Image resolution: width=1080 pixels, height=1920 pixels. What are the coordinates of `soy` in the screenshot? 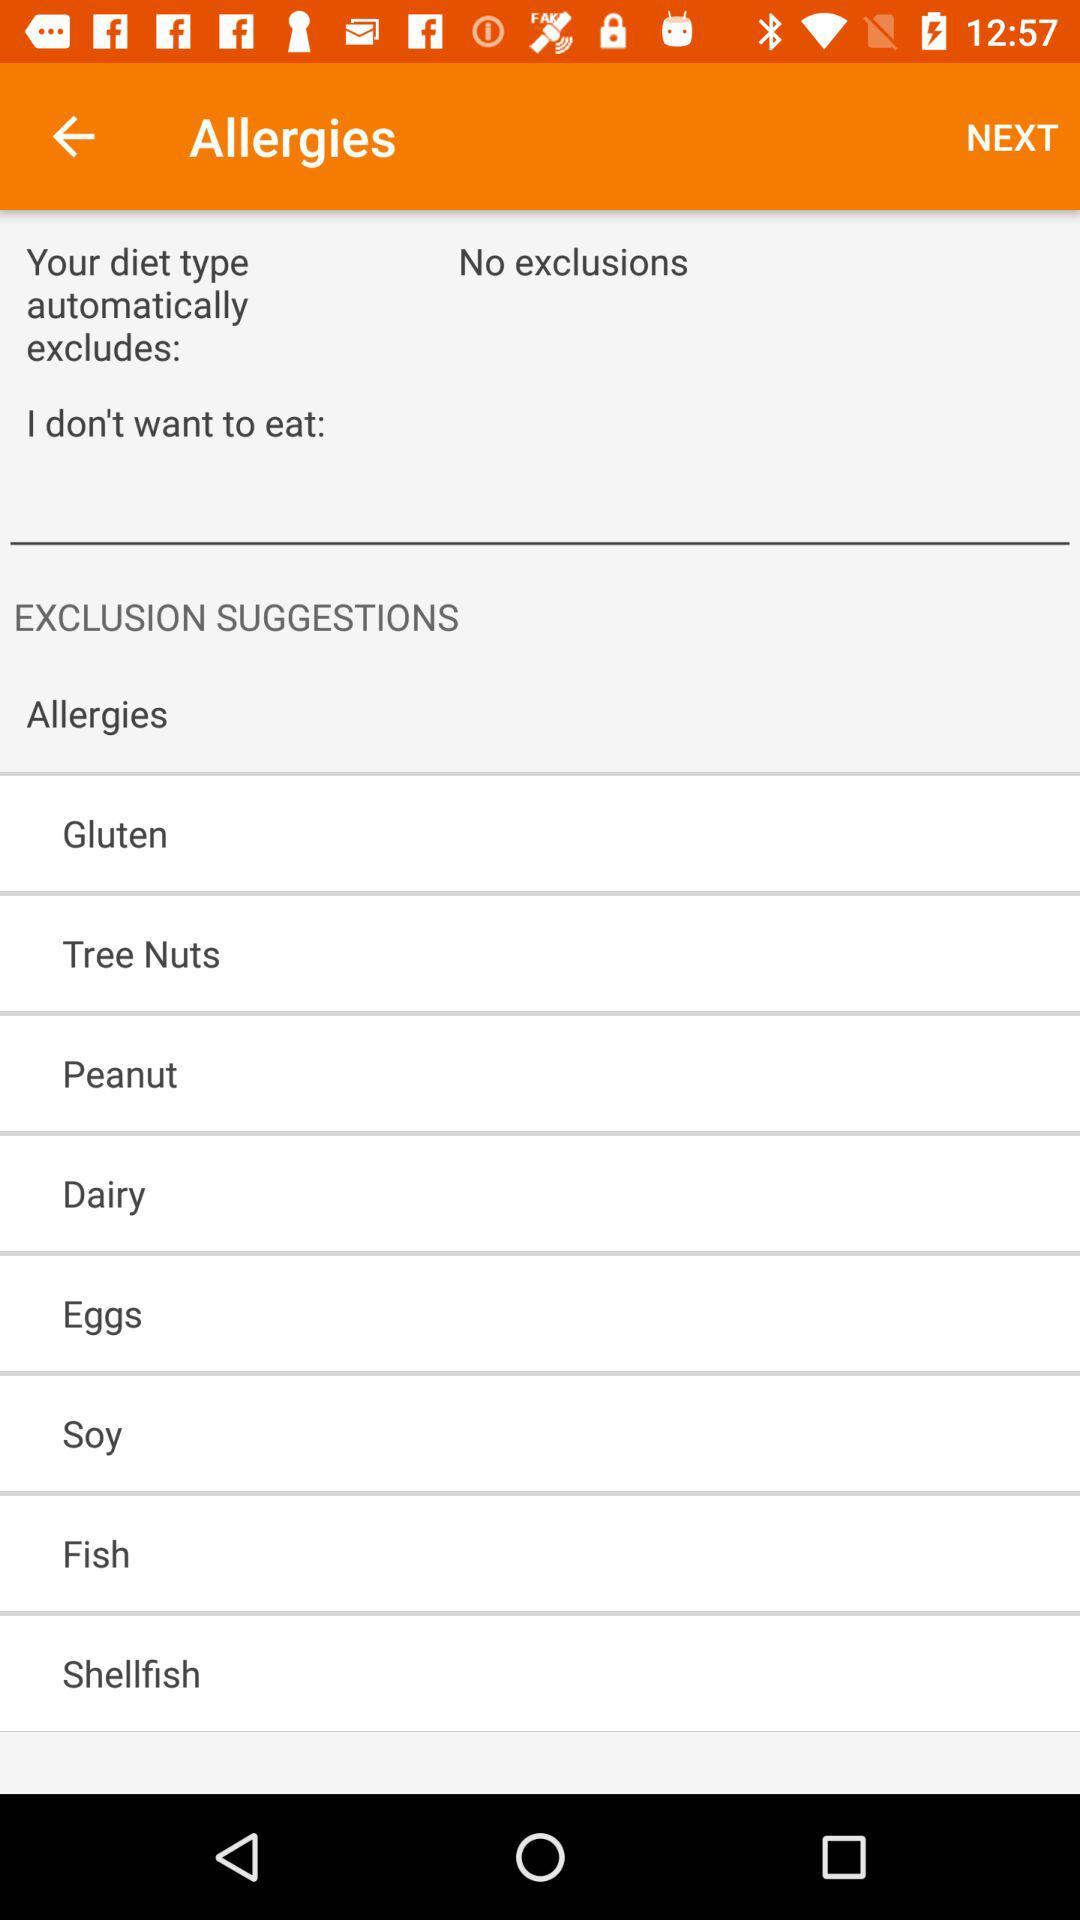 It's located at (482, 1432).